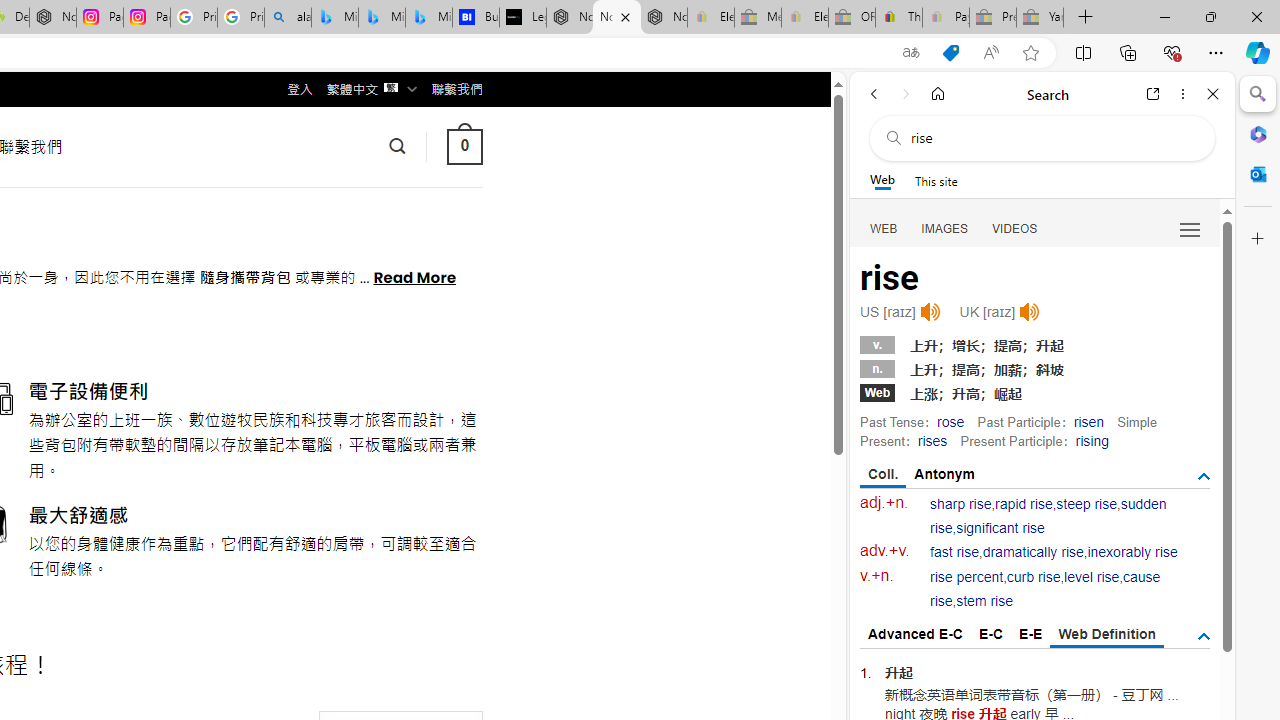  What do you see at coordinates (961, 503) in the screenshot?
I see `'sharp rise'` at bounding box center [961, 503].